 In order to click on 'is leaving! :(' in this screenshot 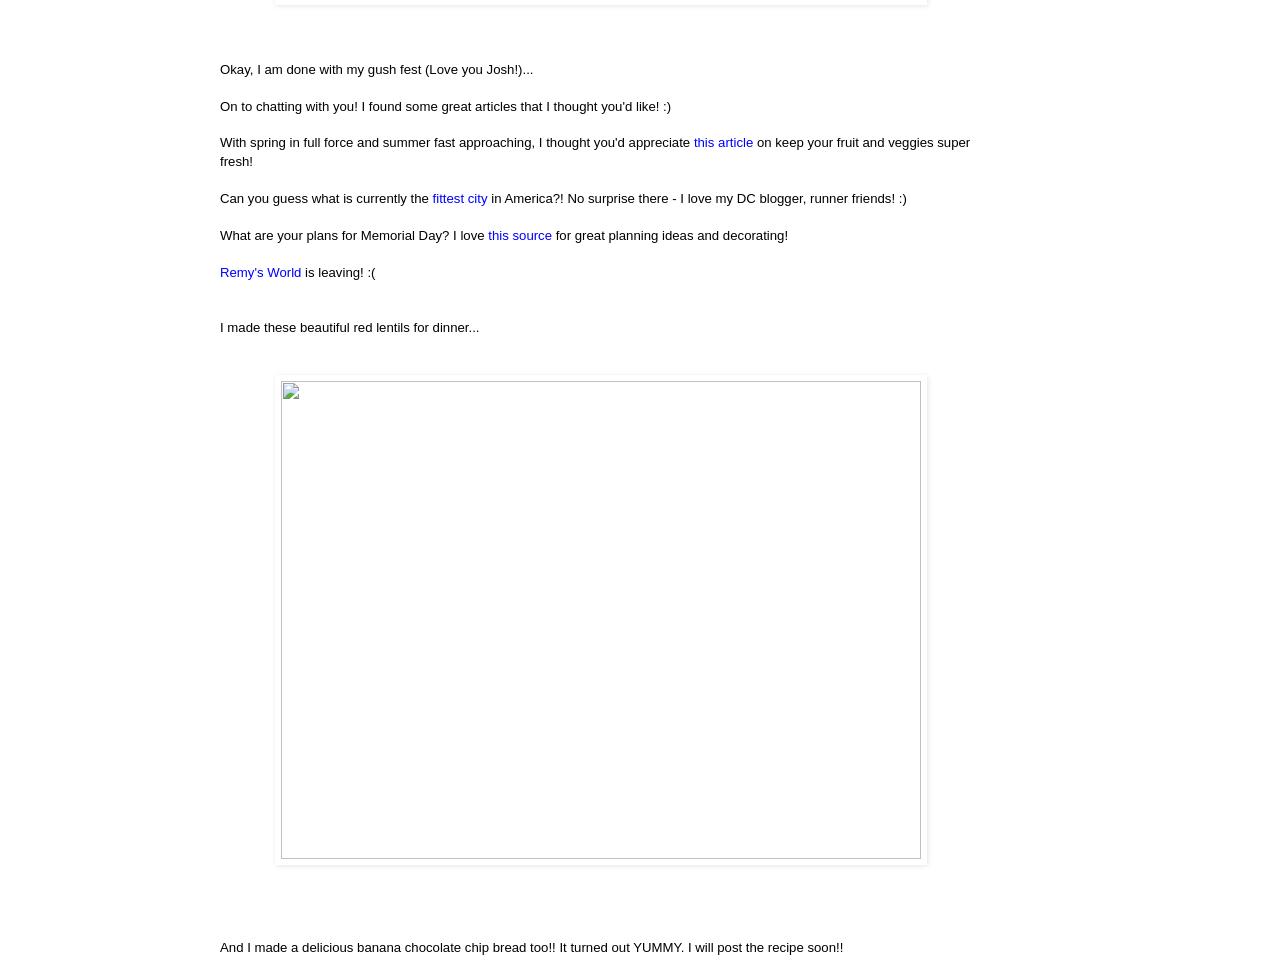, I will do `click(337, 270)`.